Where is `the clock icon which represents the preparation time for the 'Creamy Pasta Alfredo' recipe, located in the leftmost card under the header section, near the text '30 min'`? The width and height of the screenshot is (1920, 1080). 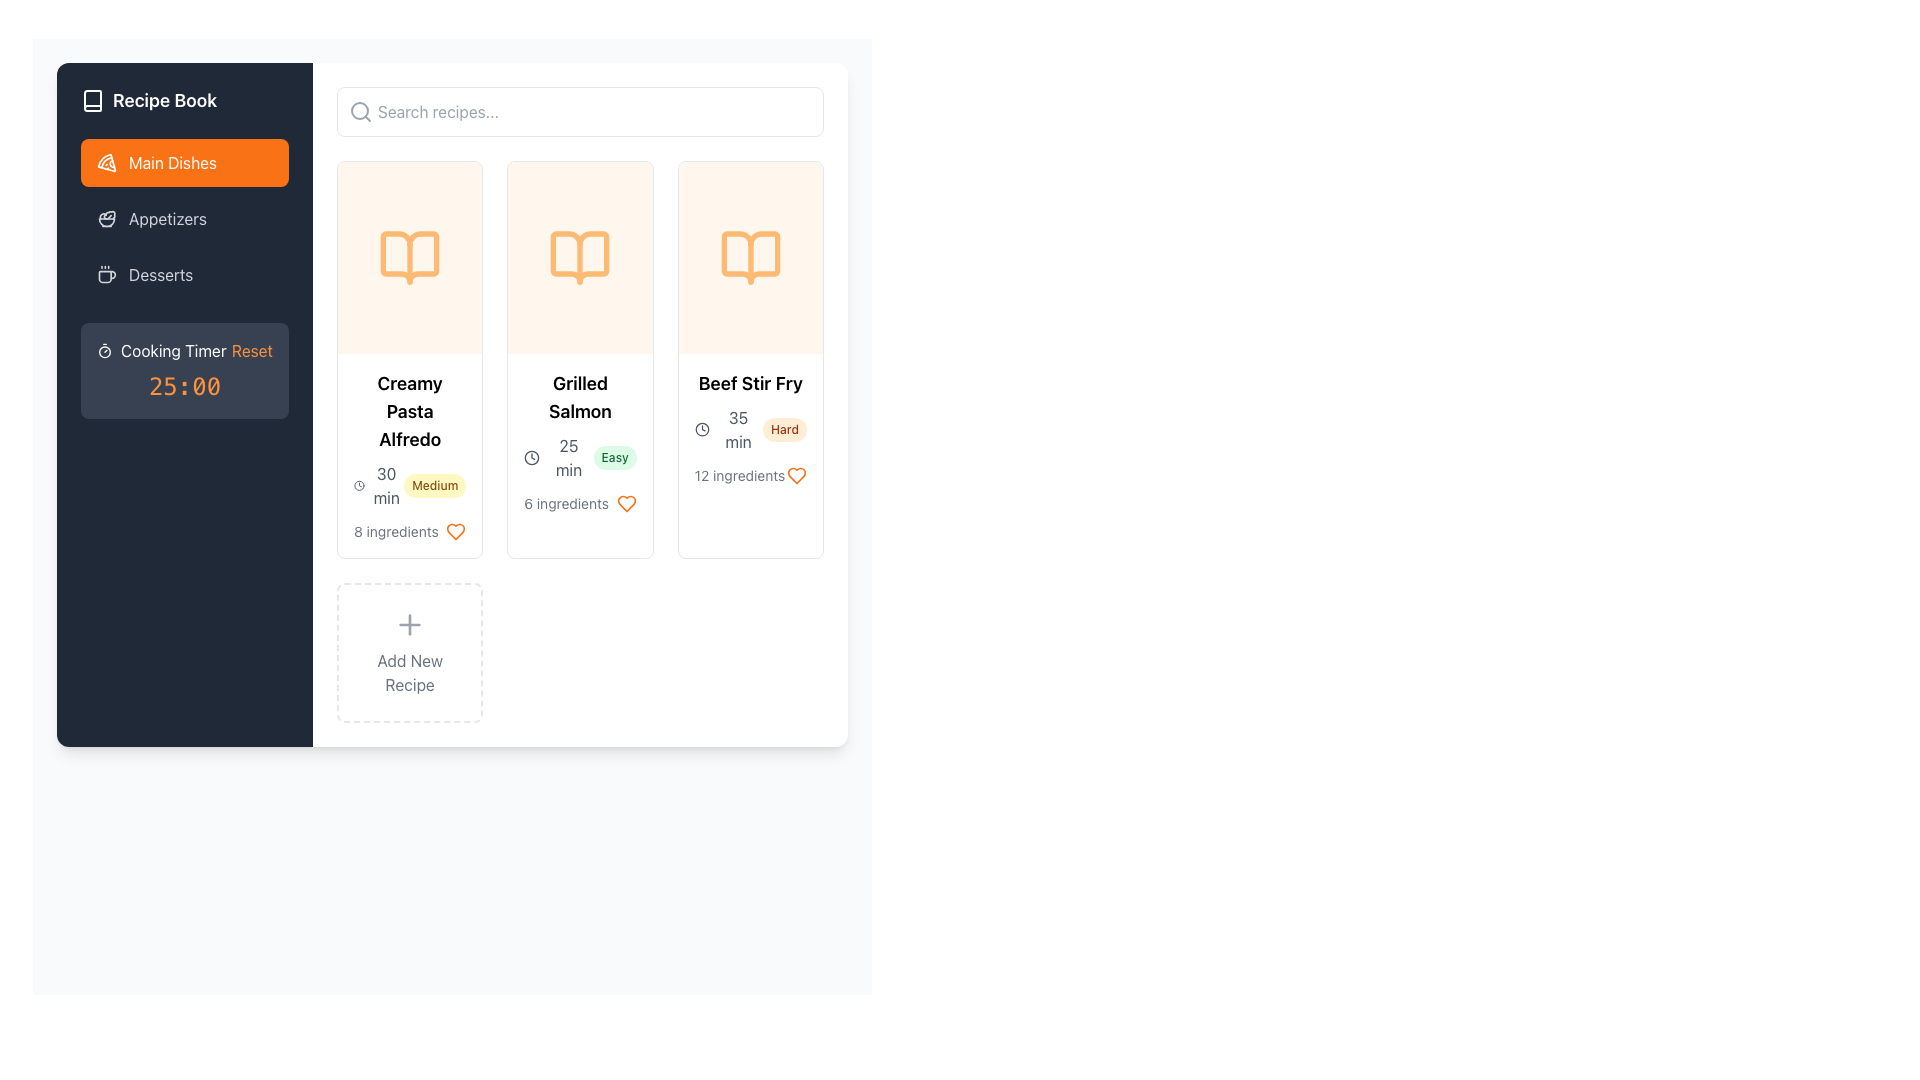 the clock icon which represents the preparation time for the 'Creamy Pasta Alfredo' recipe, located in the leftmost card under the header section, near the text '30 min' is located at coordinates (359, 486).